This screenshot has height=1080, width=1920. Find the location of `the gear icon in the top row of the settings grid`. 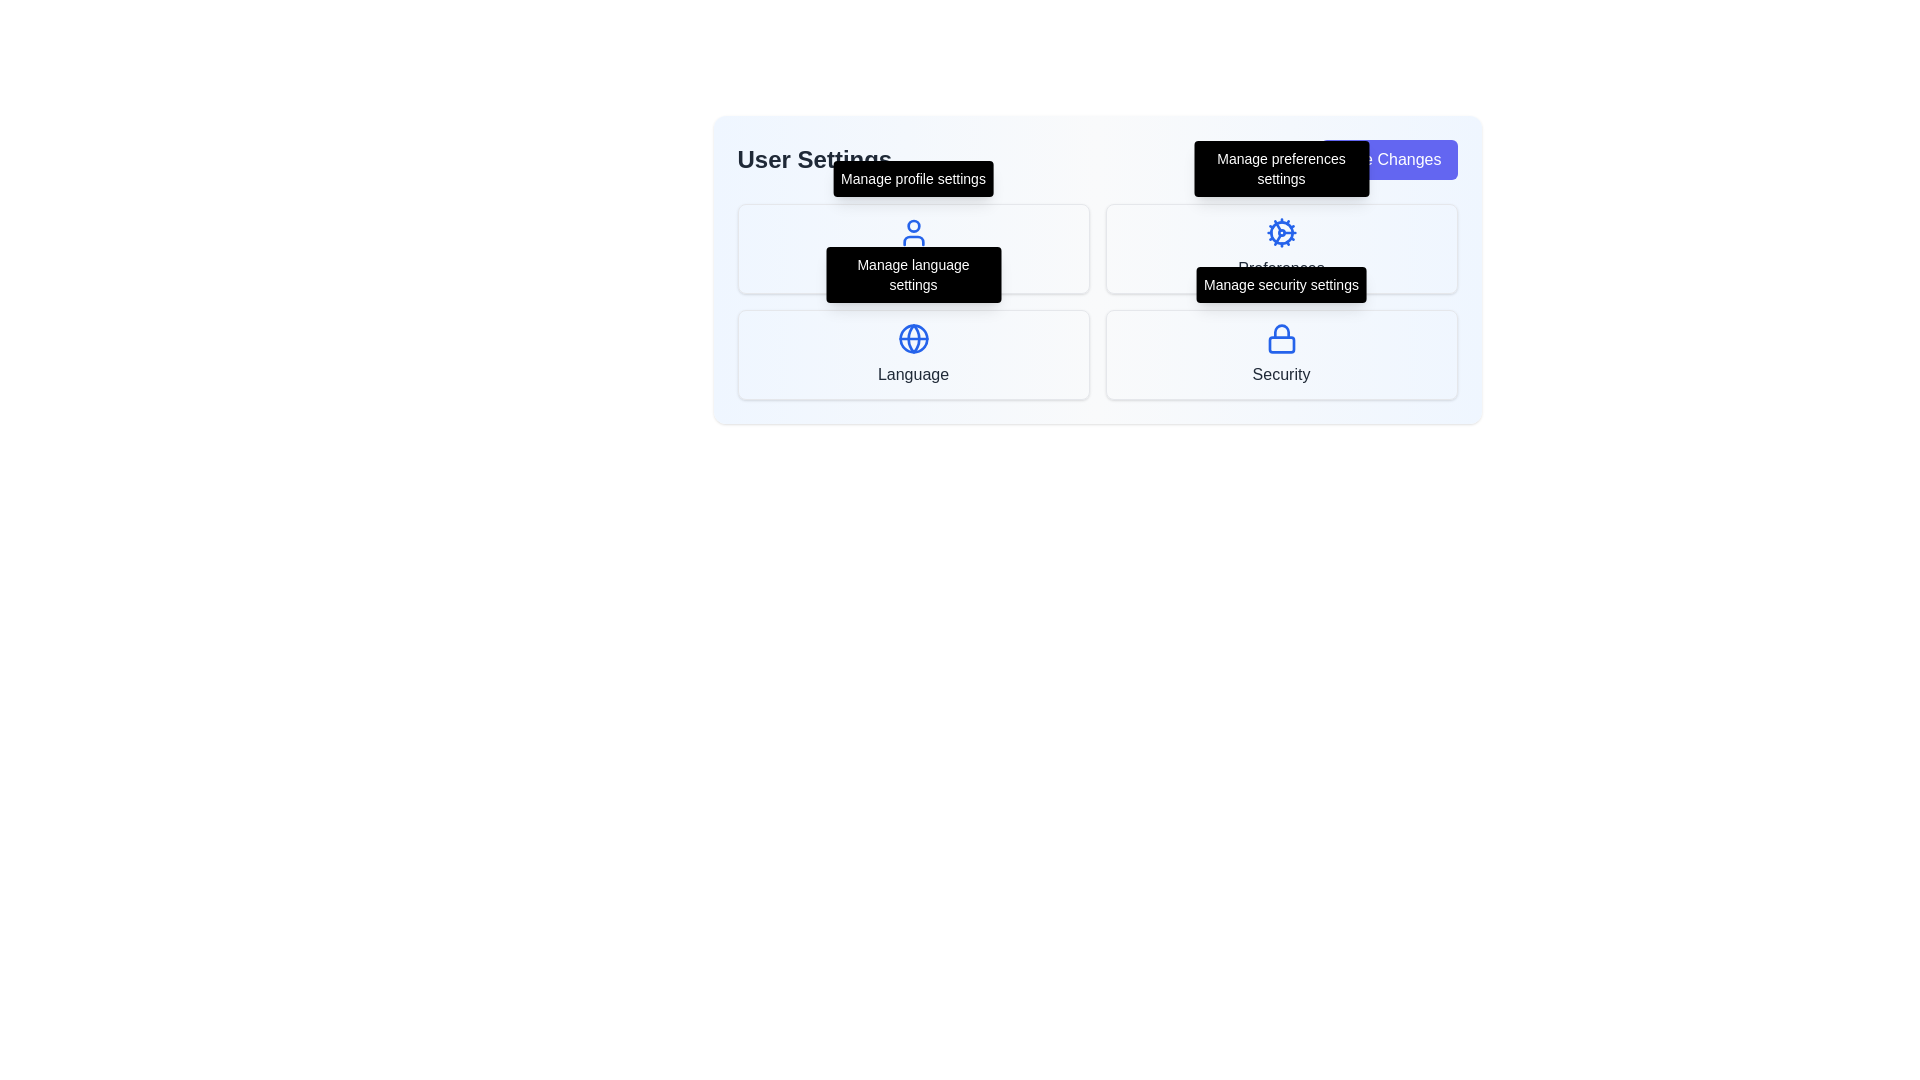

the gear icon in the top row of the settings grid is located at coordinates (1276, 238).